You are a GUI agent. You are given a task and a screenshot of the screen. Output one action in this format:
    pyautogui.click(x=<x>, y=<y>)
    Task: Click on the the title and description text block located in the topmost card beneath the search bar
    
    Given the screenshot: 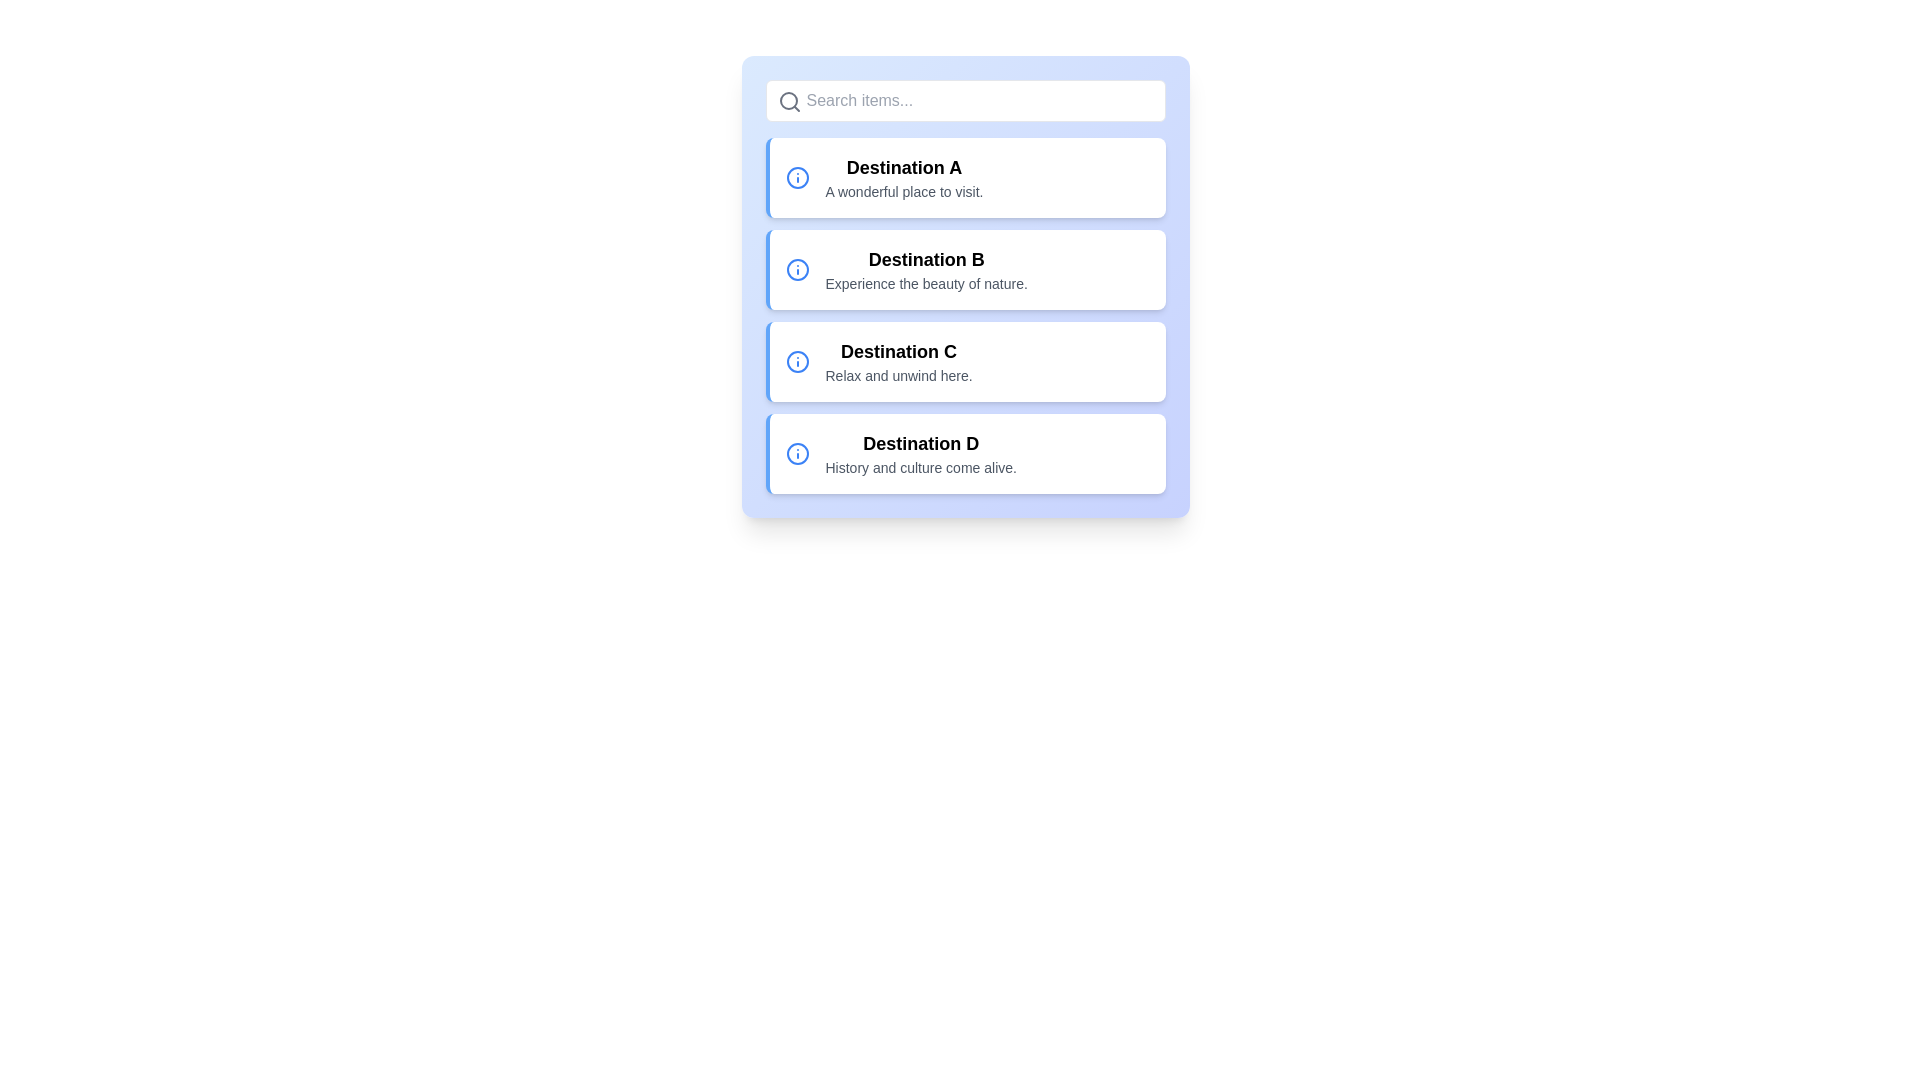 What is the action you would take?
    pyautogui.click(x=903, y=176)
    